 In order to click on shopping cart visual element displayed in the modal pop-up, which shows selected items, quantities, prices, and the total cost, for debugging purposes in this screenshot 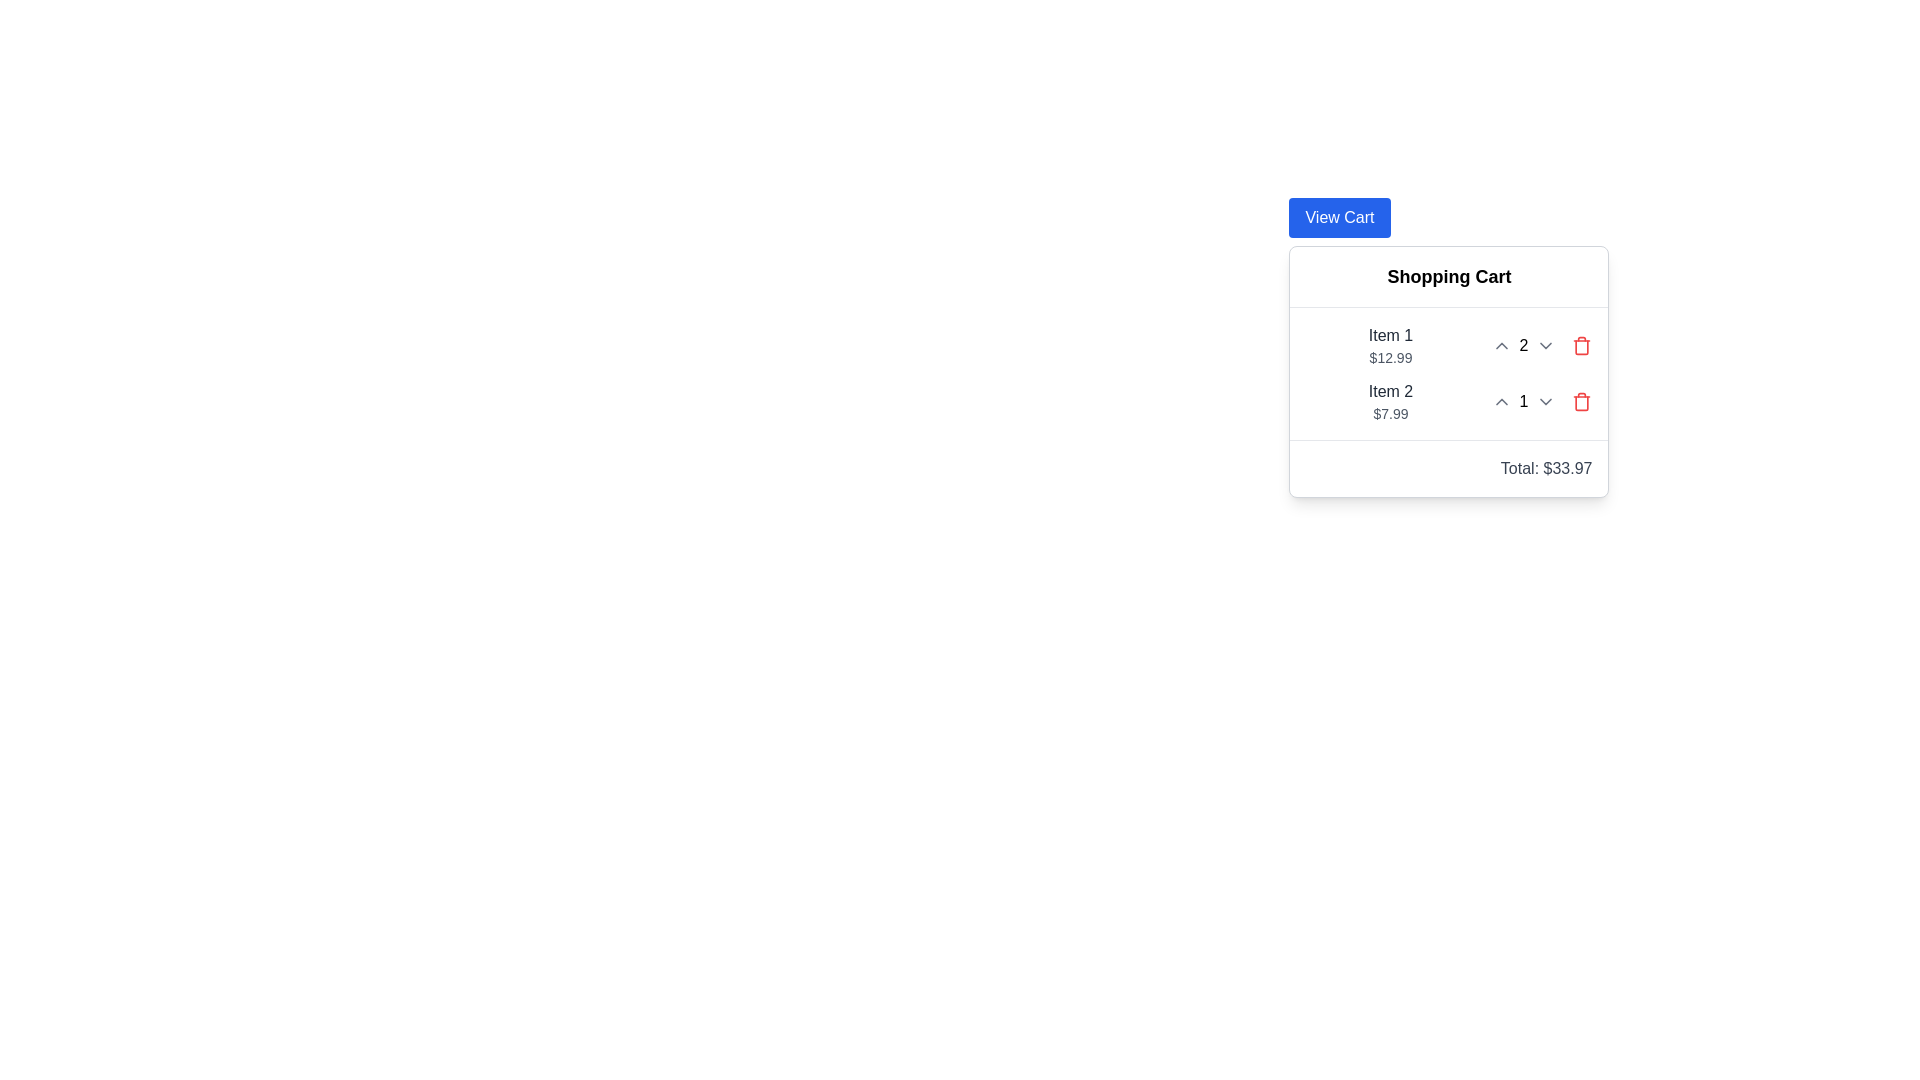, I will do `click(1449, 371)`.